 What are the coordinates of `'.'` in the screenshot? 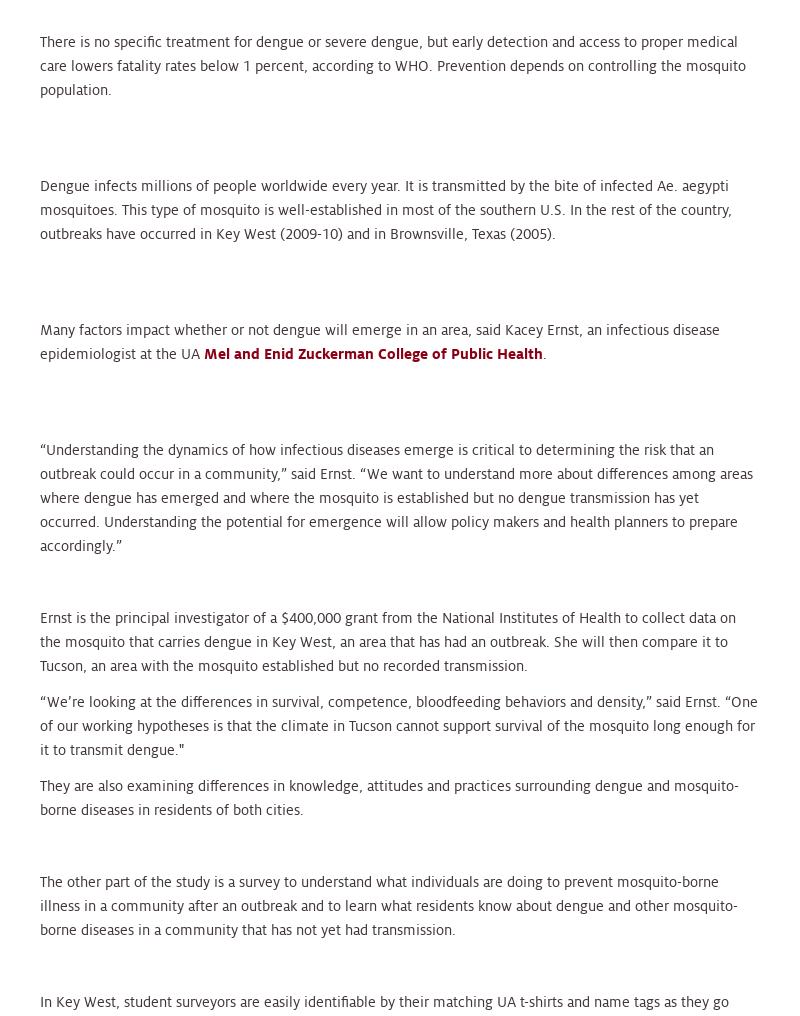 It's located at (544, 352).